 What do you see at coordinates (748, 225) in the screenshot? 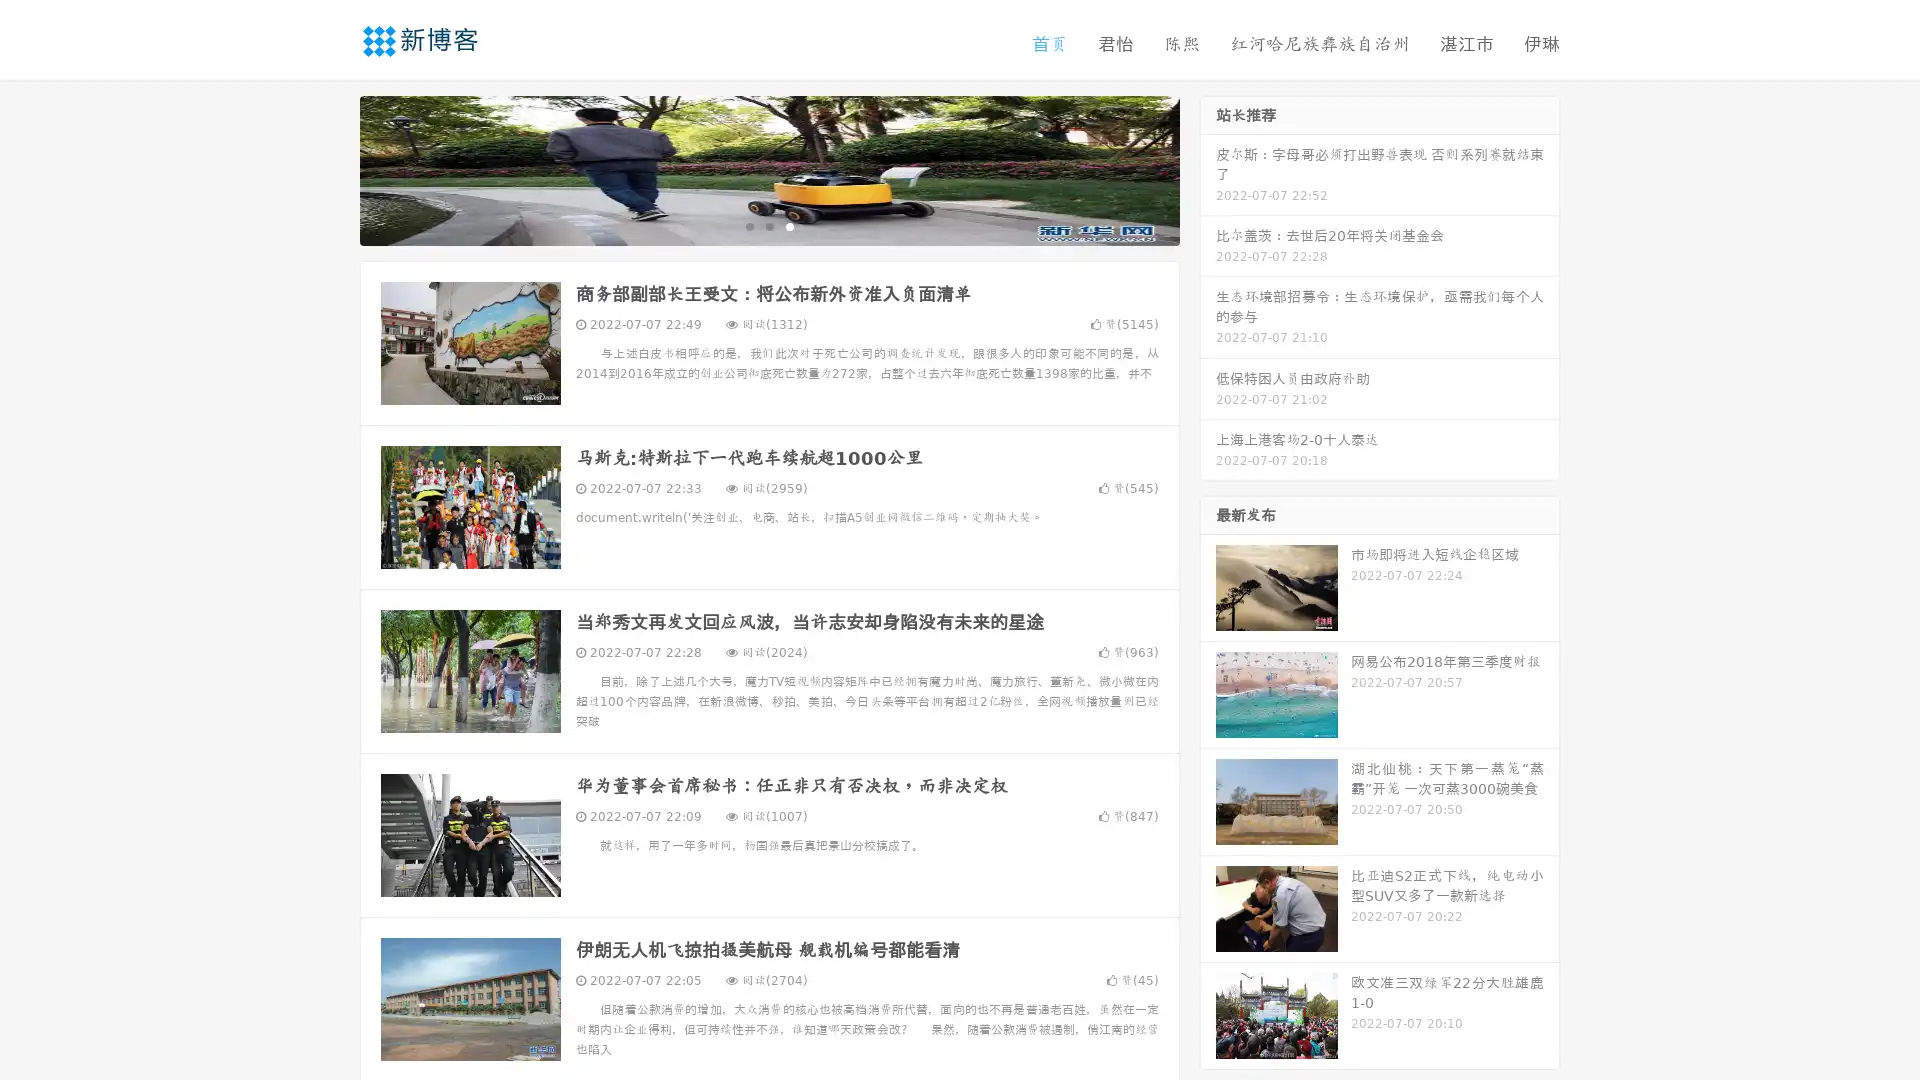
I see `Go to slide 1` at bounding box center [748, 225].